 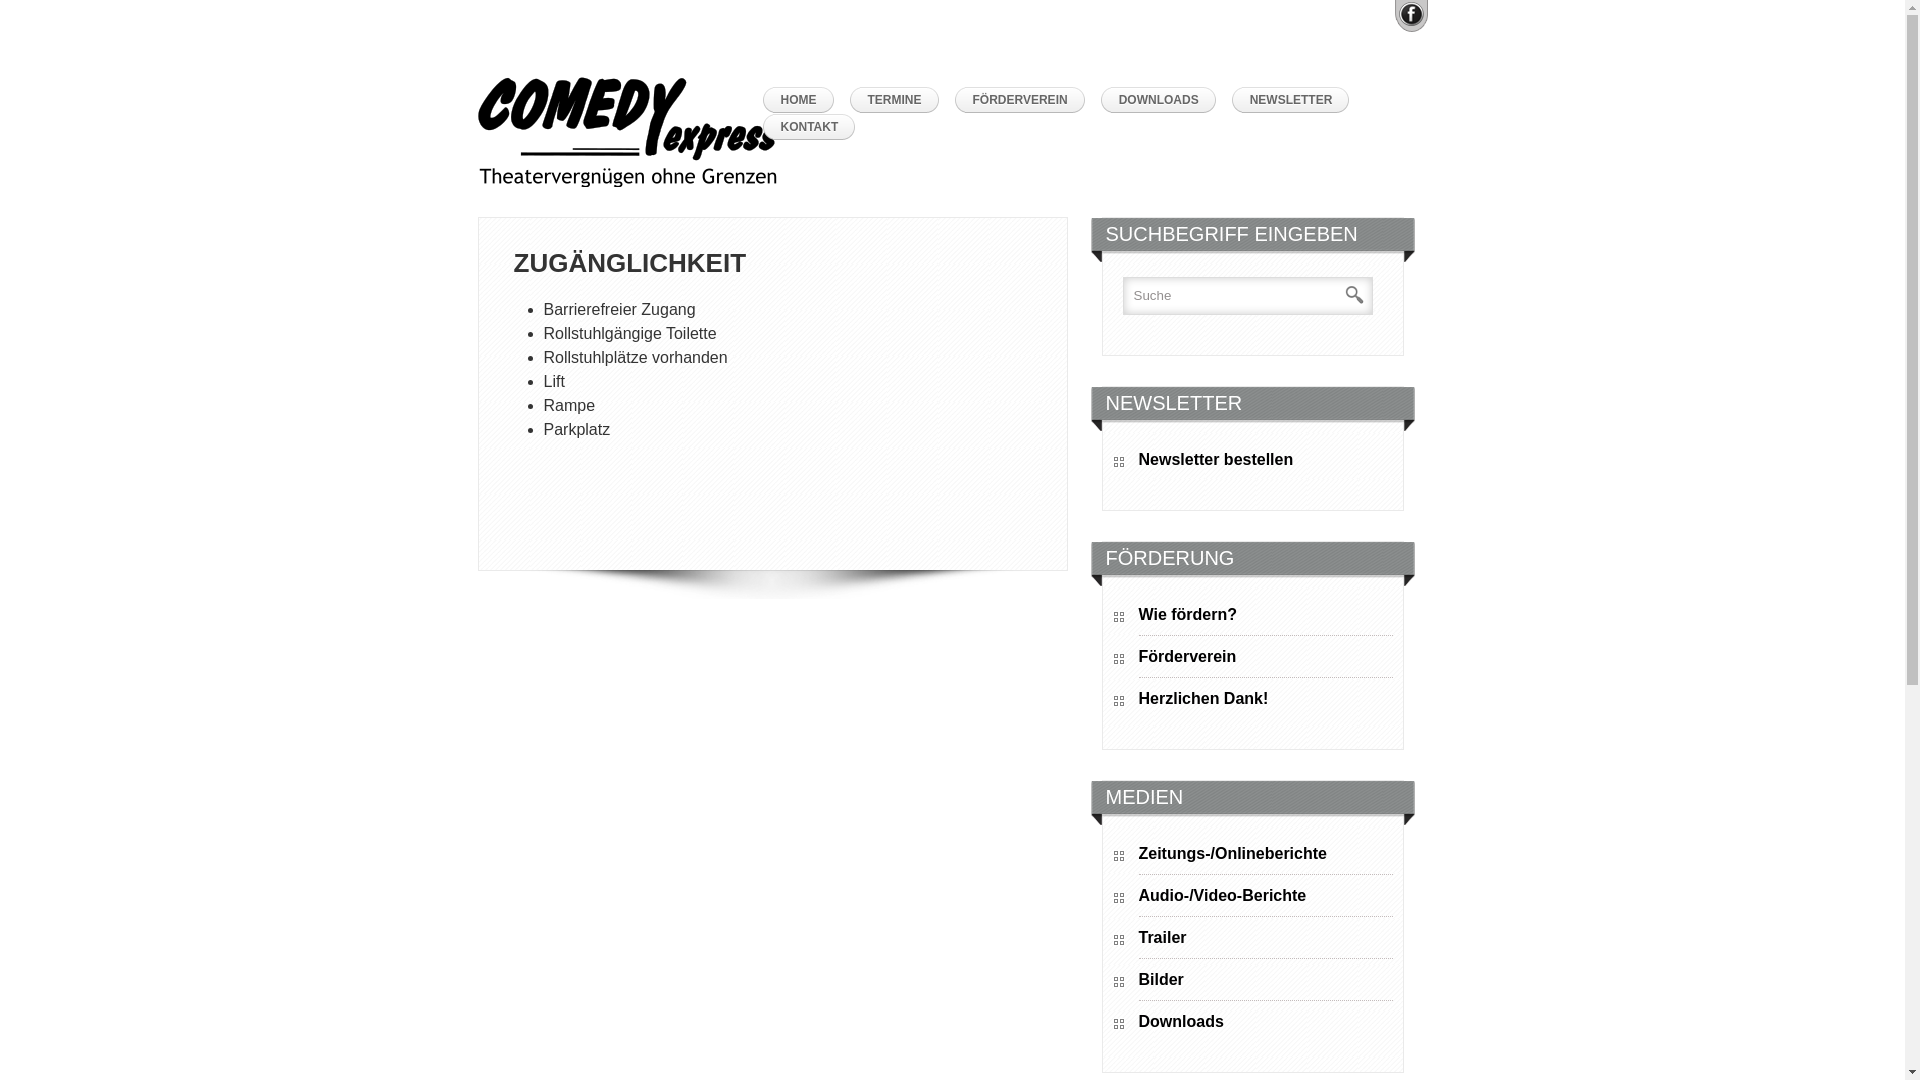 What do you see at coordinates (1409, 14) in the screenshot?
I see `'Share on Facebook'` at bounding box center [1409, 14].